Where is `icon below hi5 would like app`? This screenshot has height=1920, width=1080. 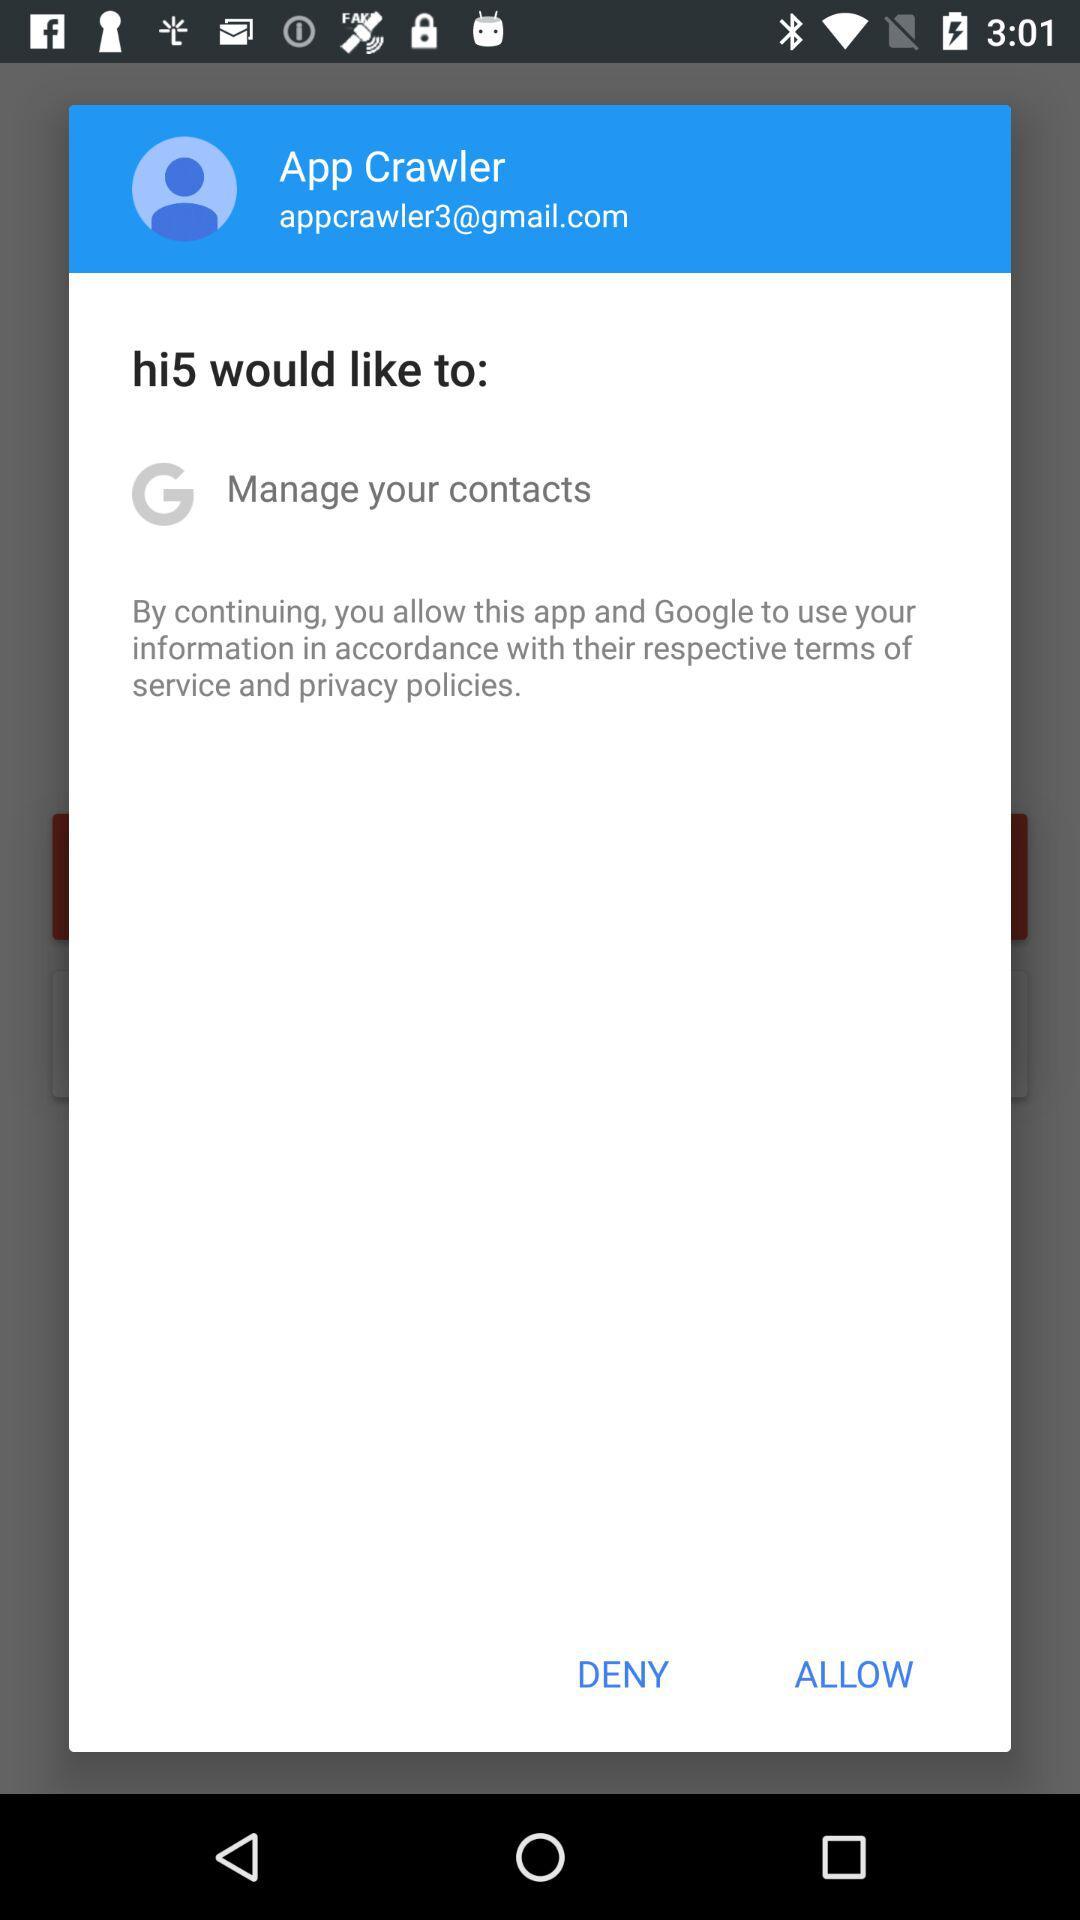
icon below hi5 would like app is located at coordinates (408, 487).